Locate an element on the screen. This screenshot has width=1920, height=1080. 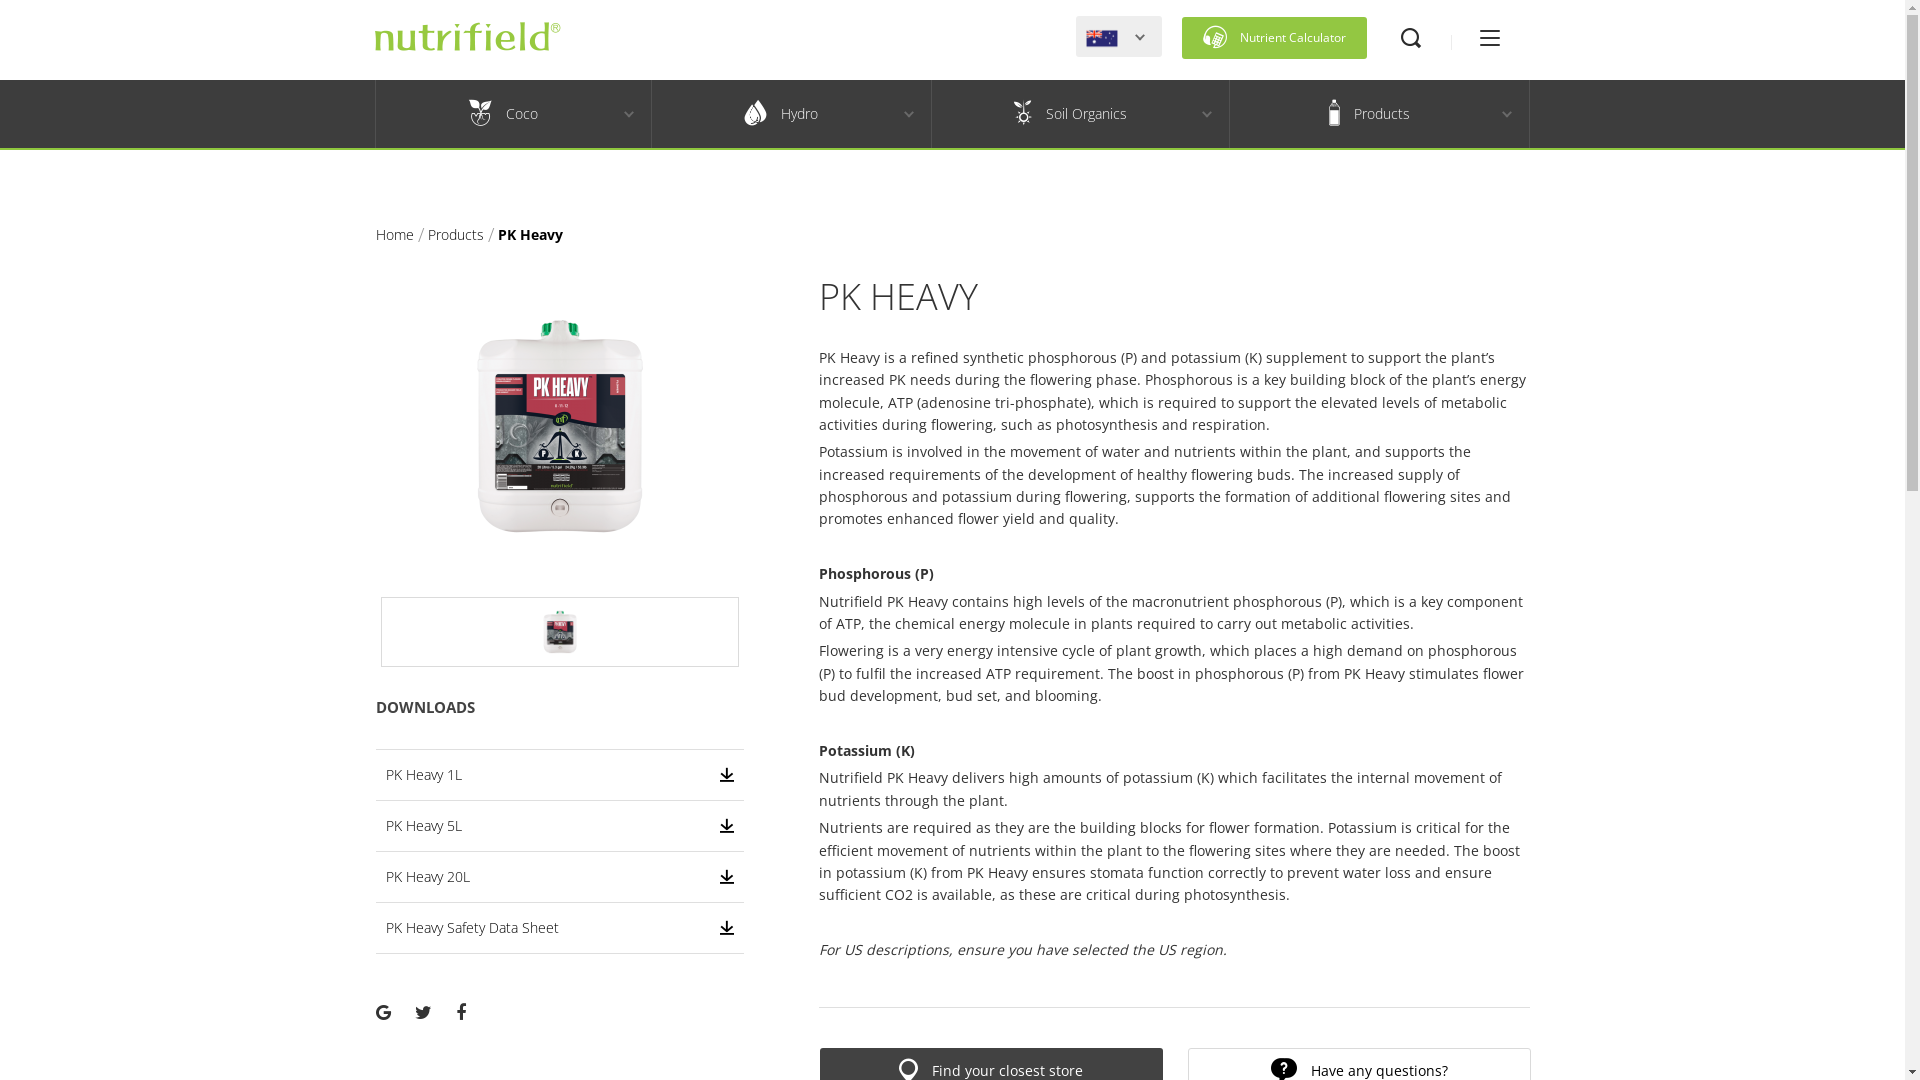
'Hydro' is located at coordinates (652, 114).